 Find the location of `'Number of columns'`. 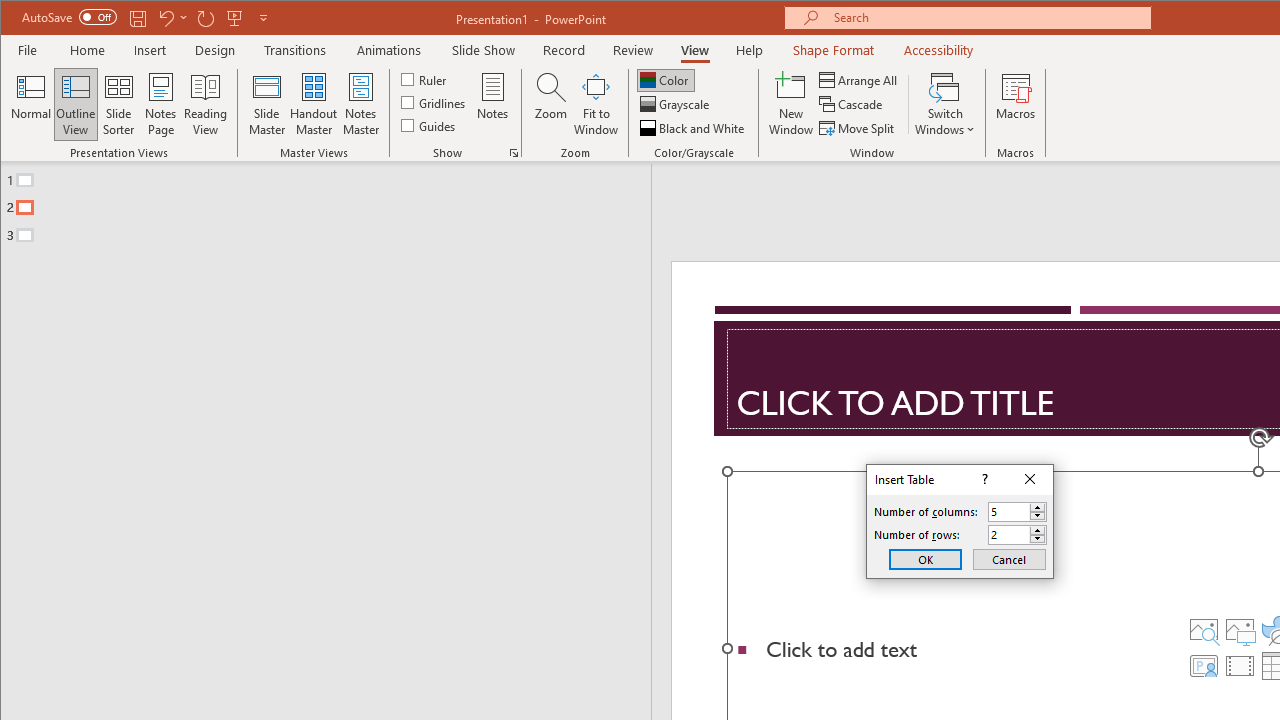

'Number of columns' is located at coordinates (1017, 510).